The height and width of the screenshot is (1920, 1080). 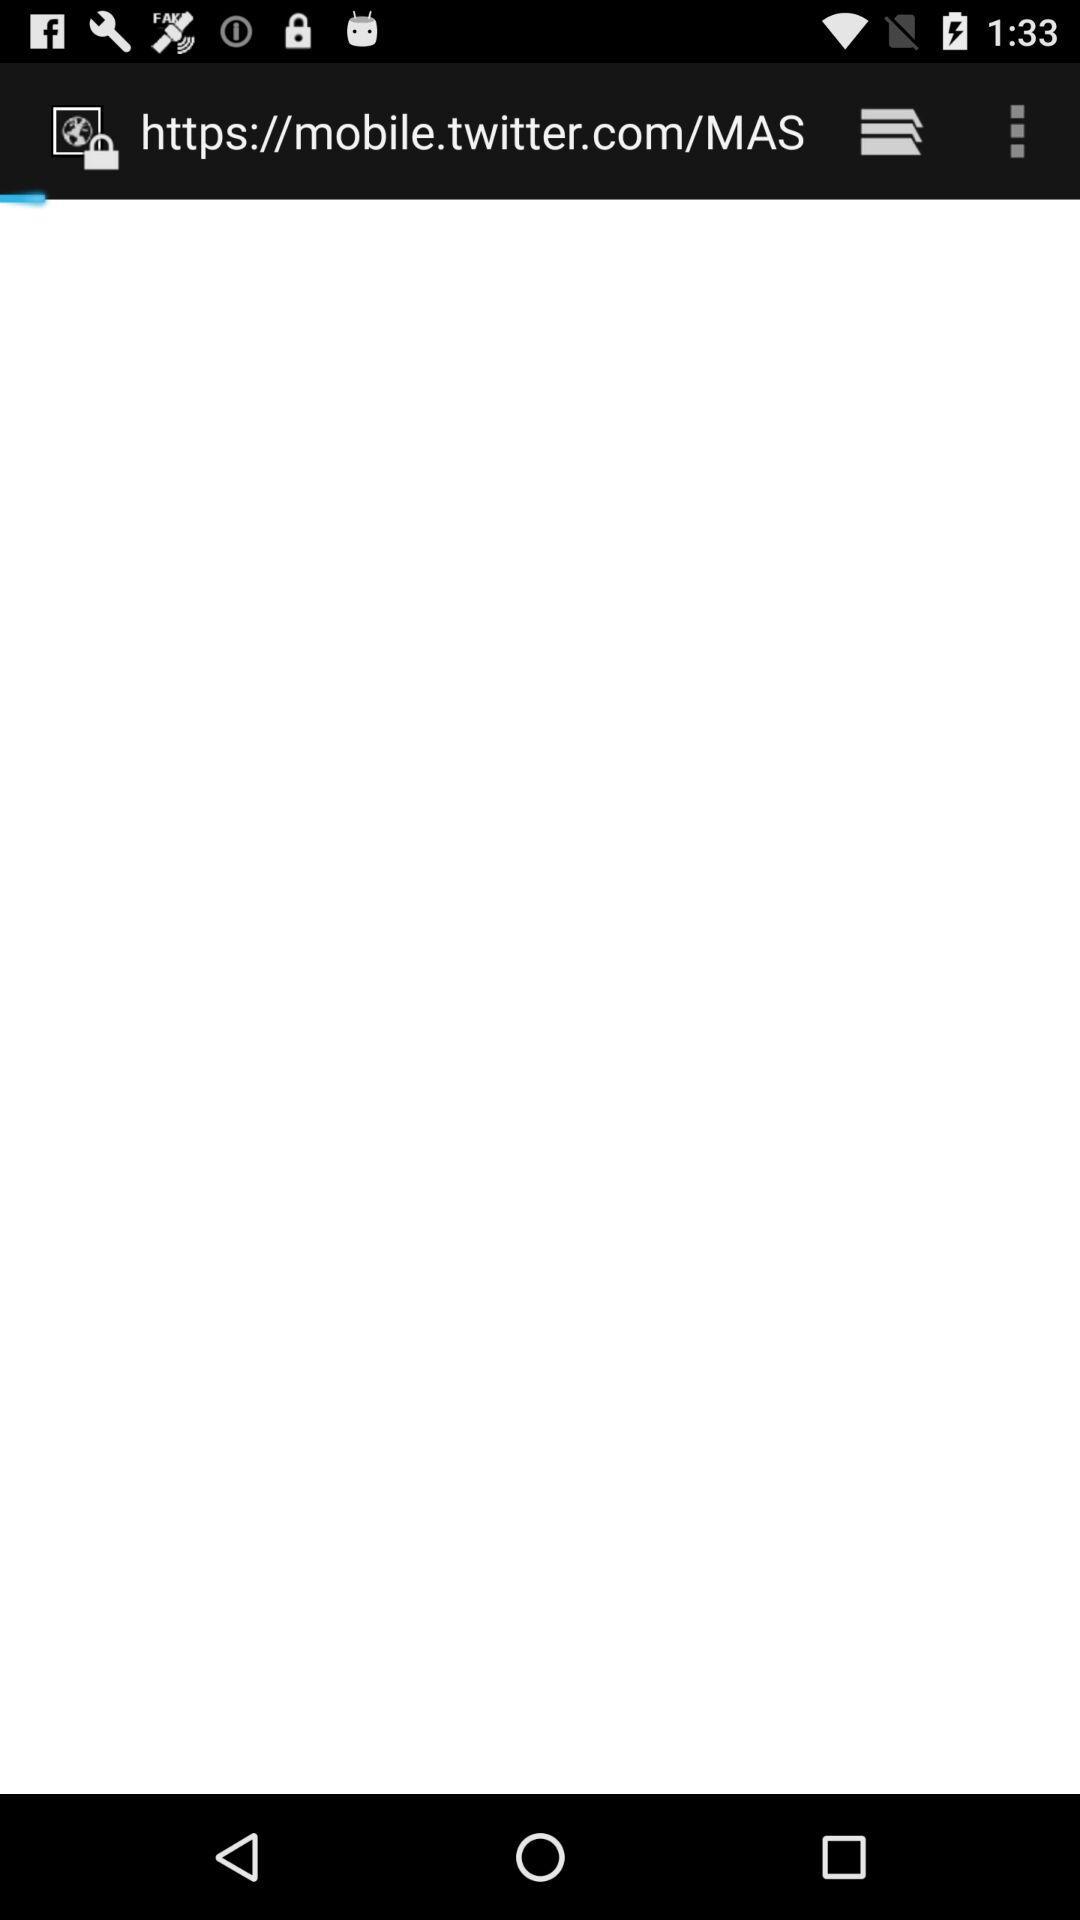 What do you see at coordinates (540, 996) in the screenshot?
I see `icon at the center` at bounding box center [540, 996].